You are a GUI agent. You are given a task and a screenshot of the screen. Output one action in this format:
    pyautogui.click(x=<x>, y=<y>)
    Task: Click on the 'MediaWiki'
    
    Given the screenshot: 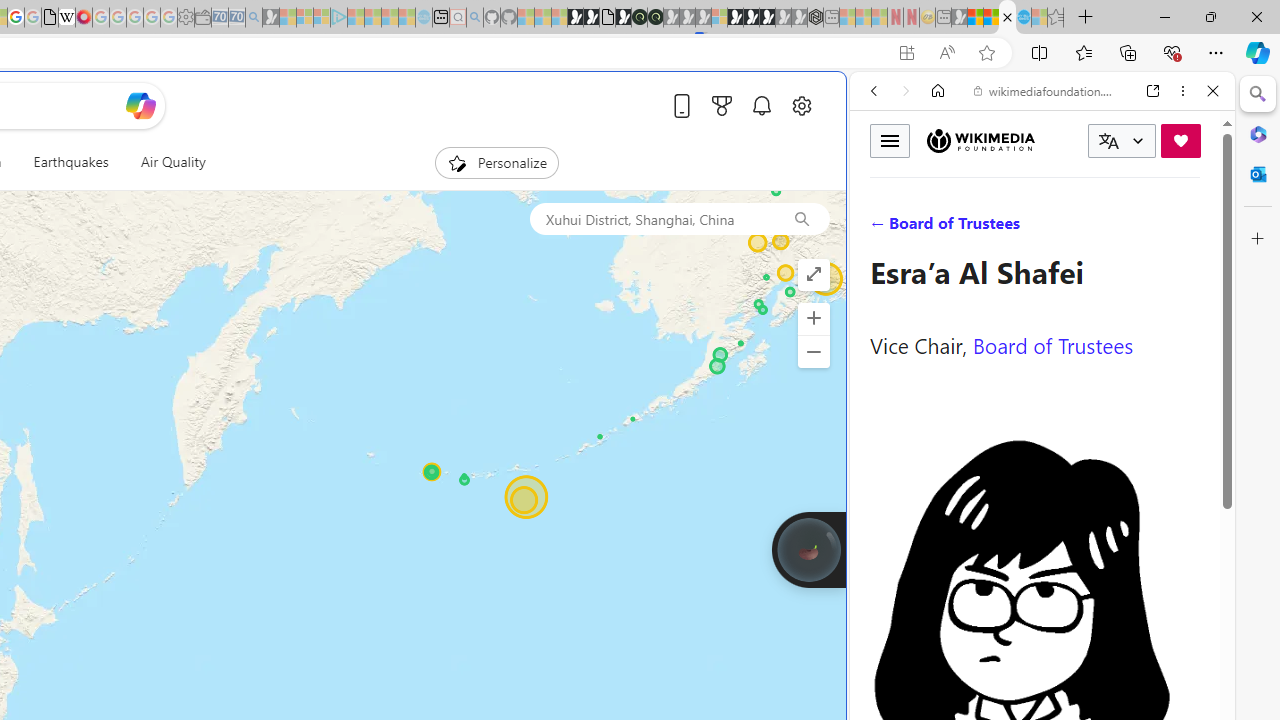 What is the action you would take?
    pyautogui.click(x=82, y=17)
    